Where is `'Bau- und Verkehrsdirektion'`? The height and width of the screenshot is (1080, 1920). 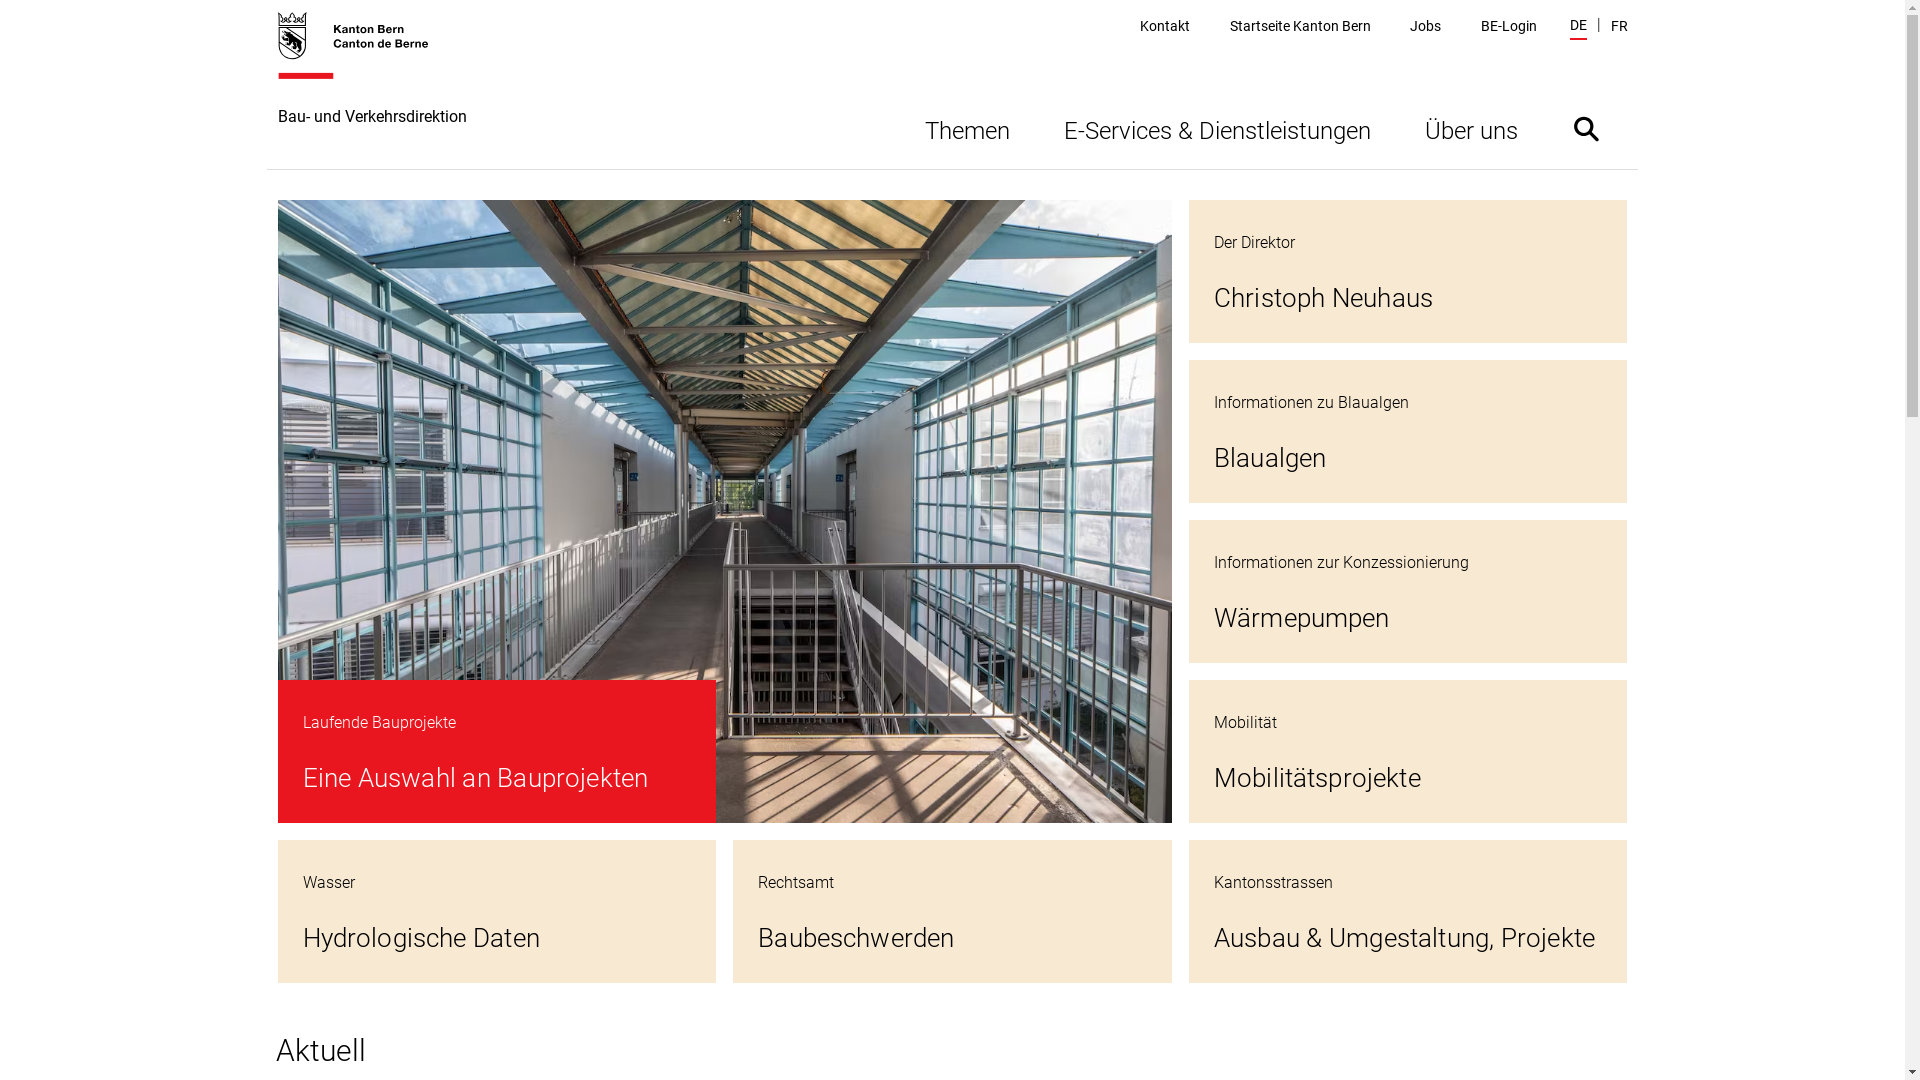
'Bau- und Verkehrsdirektion' is located at coordinates (372, 88).